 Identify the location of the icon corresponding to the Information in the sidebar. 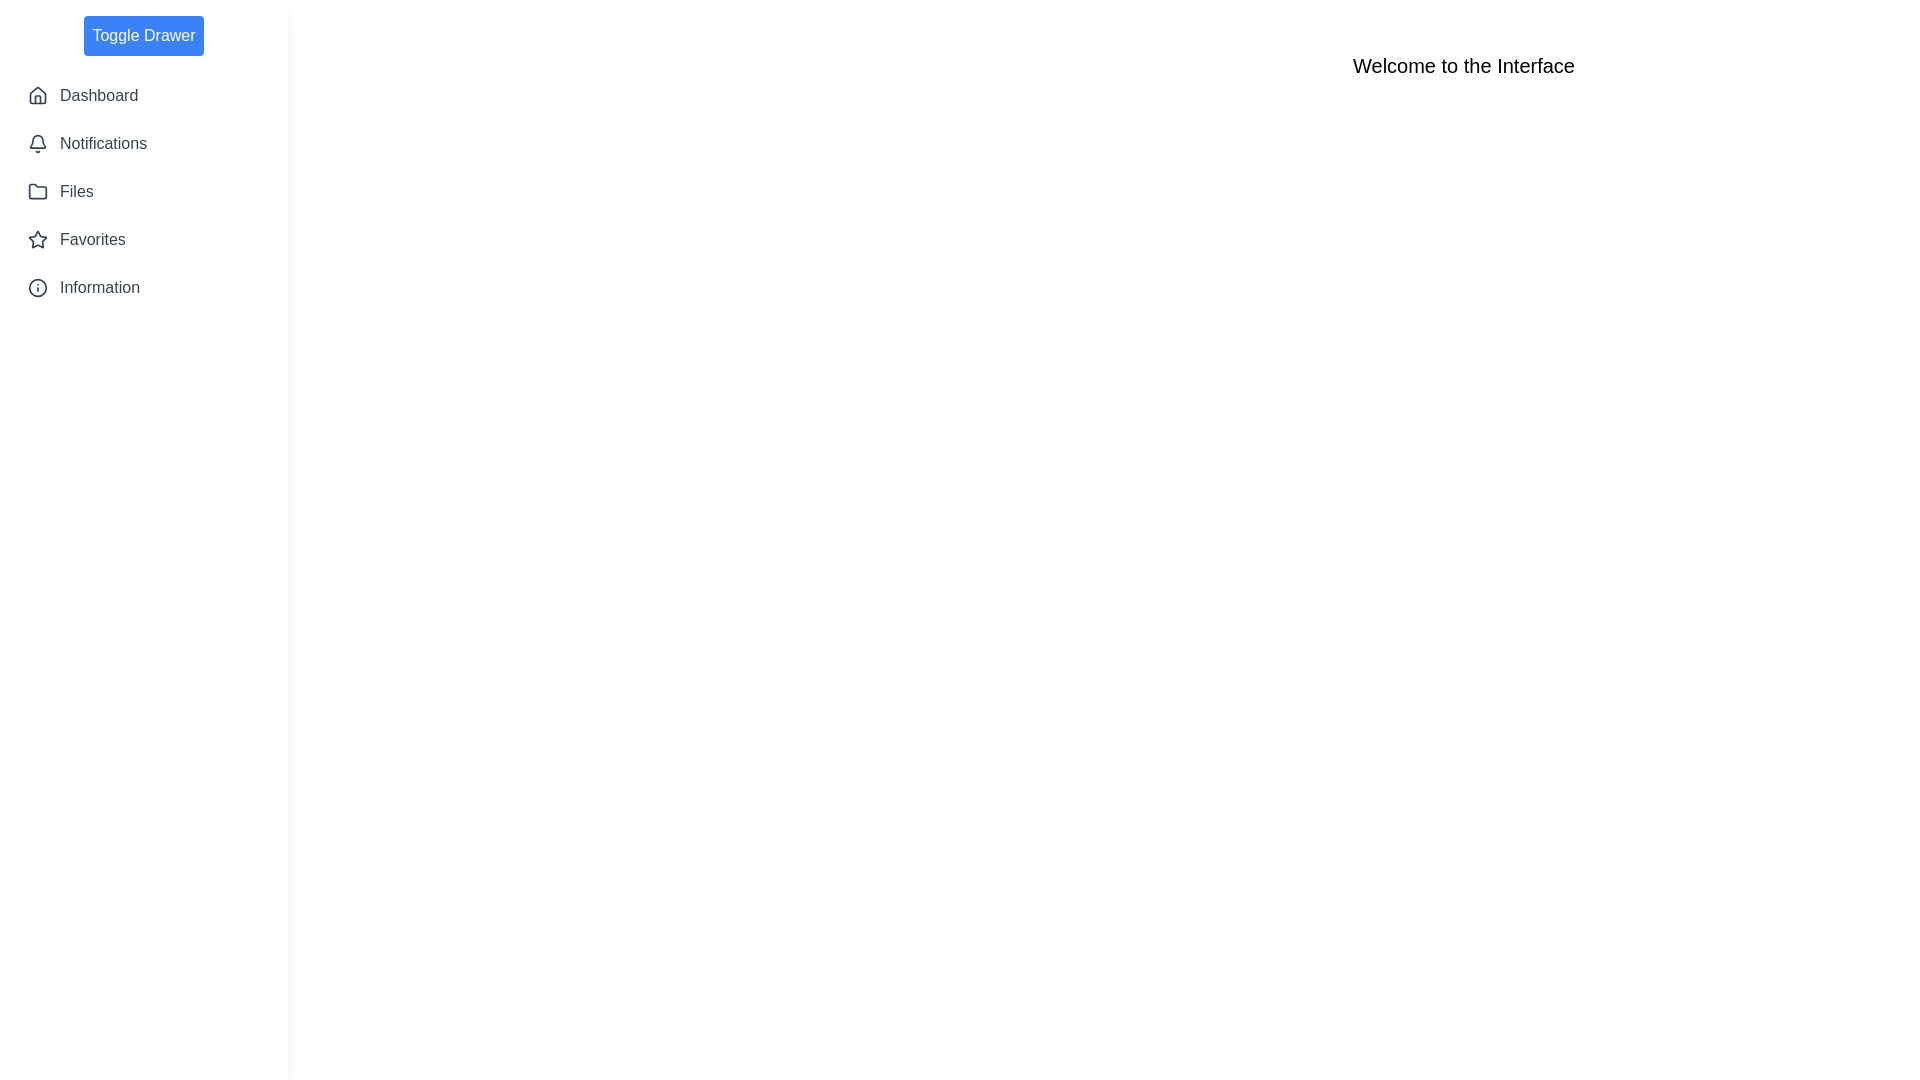
(38, 288).